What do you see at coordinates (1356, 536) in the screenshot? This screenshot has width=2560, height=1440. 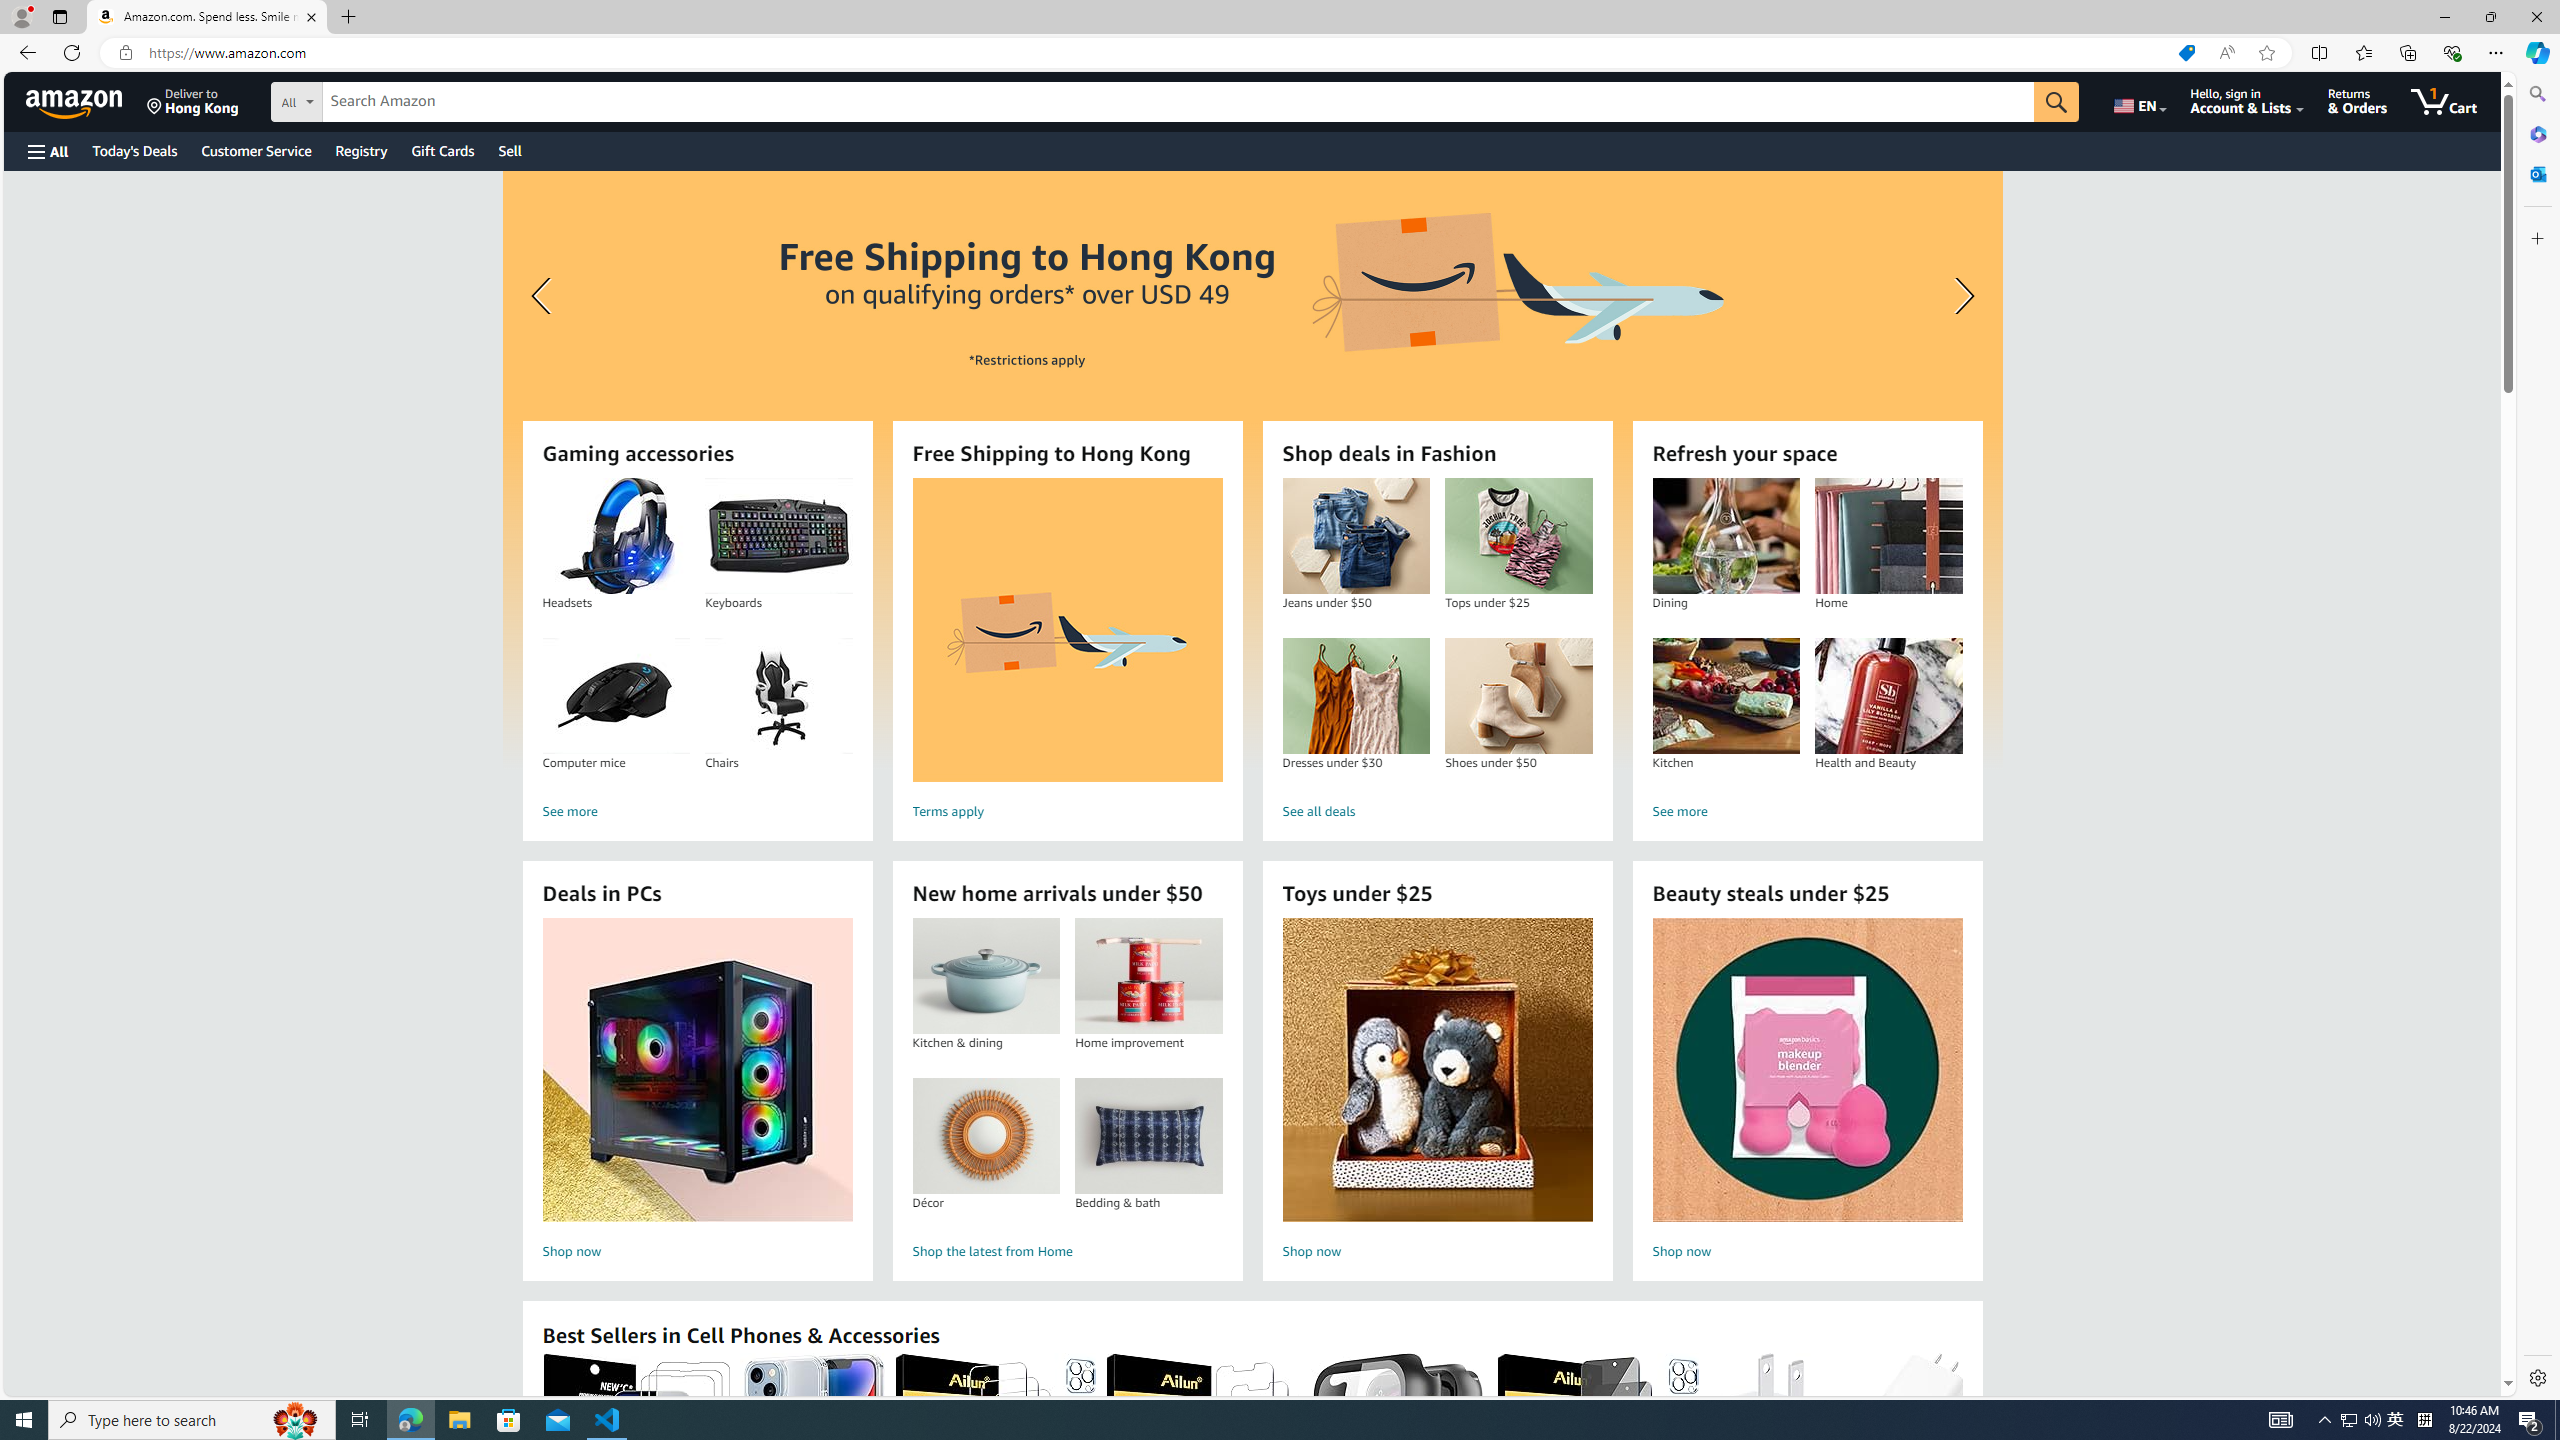 I see `'Jeans under $50'` at bounding box center [1356, 536].